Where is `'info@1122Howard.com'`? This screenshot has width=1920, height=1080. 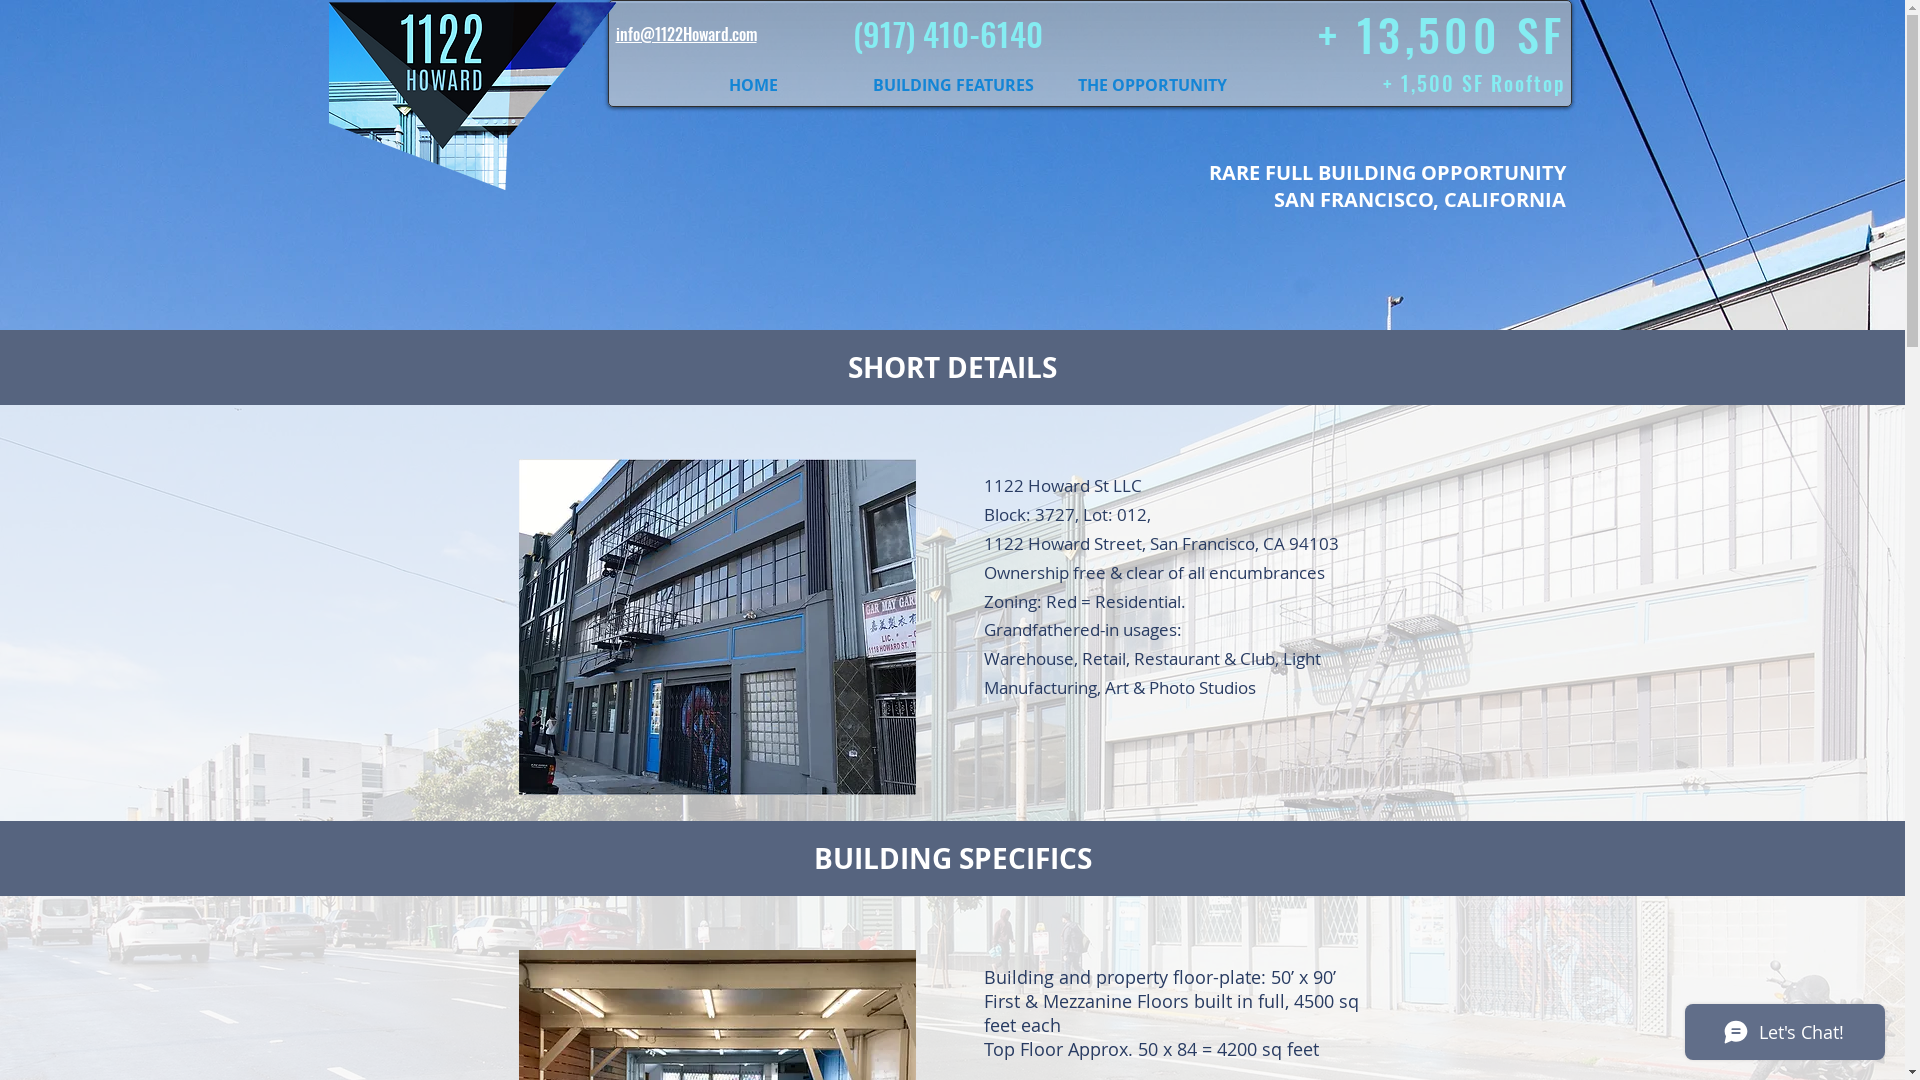
'info@1122Howard.com' is located at coordinates (686, 34).